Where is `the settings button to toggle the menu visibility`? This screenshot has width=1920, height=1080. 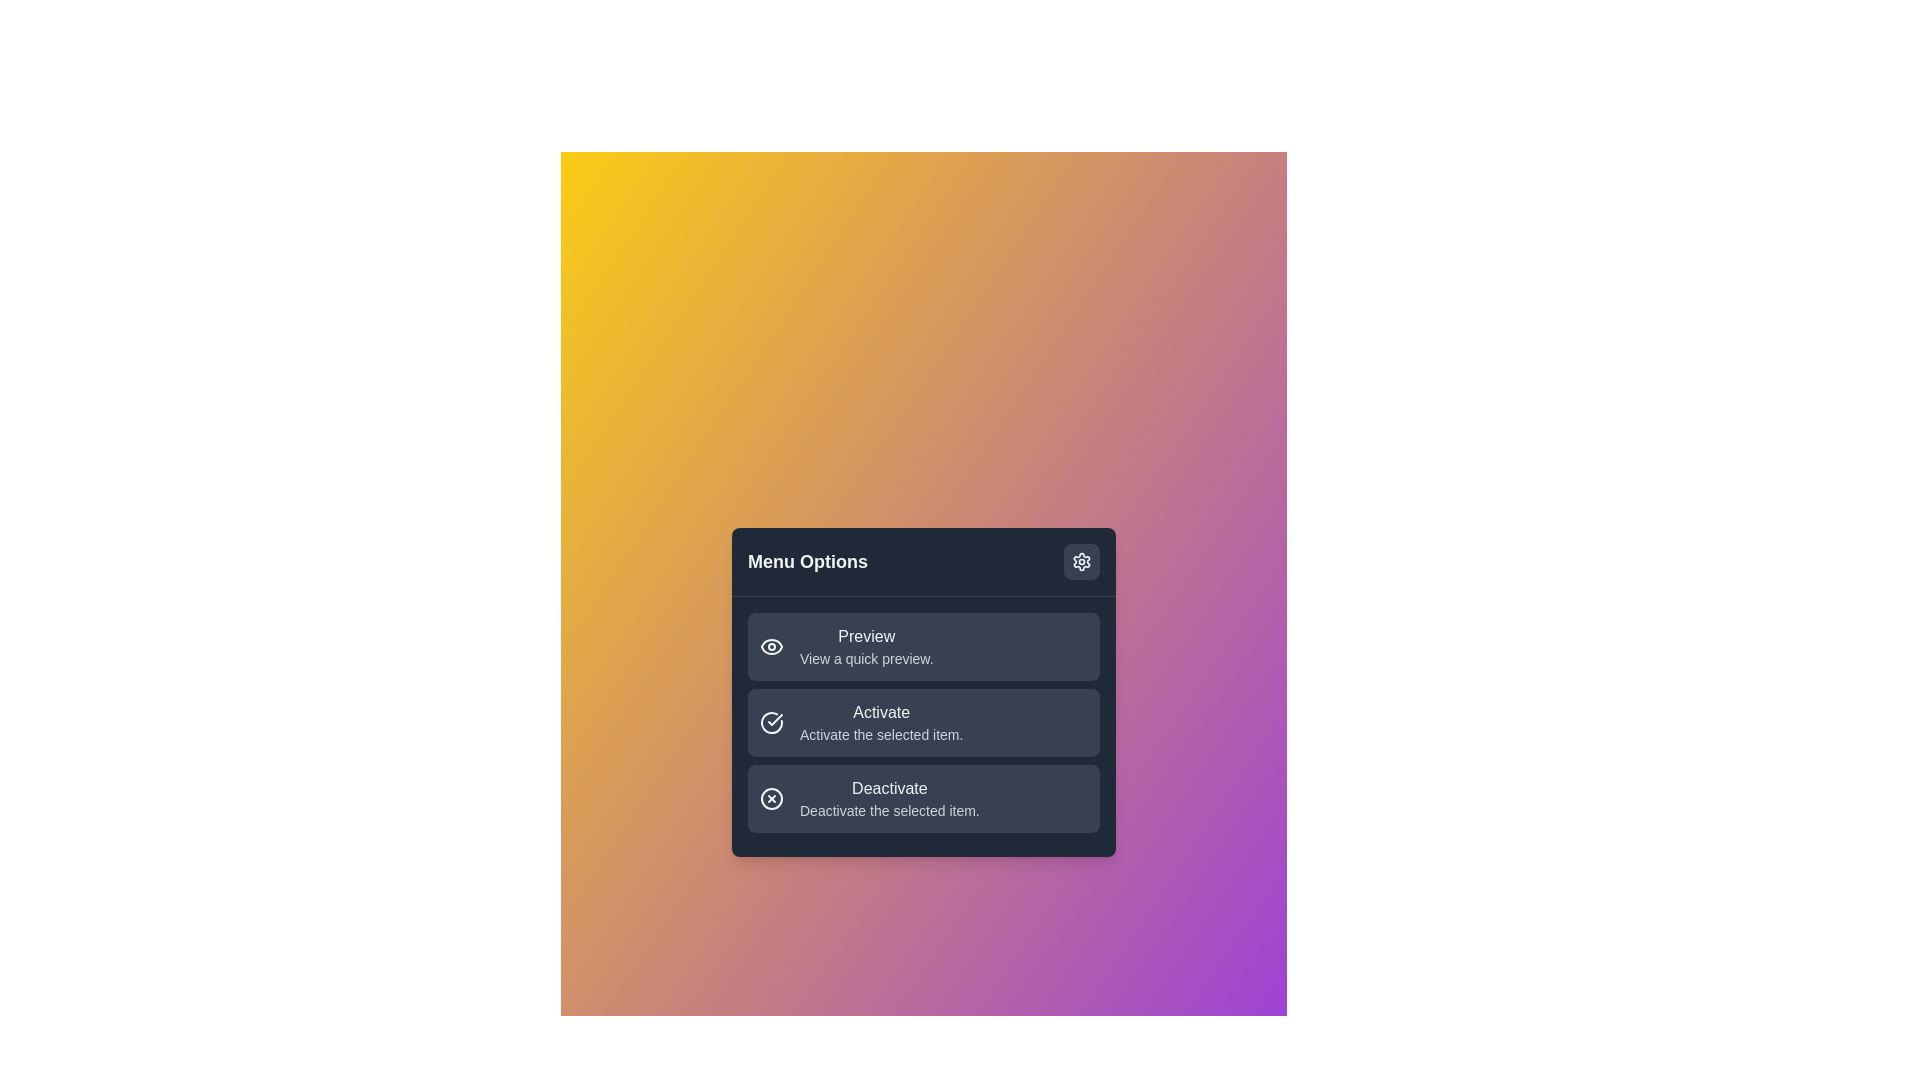
the settings button to toggle the menu visibility is located at coordinates (1080, 561).